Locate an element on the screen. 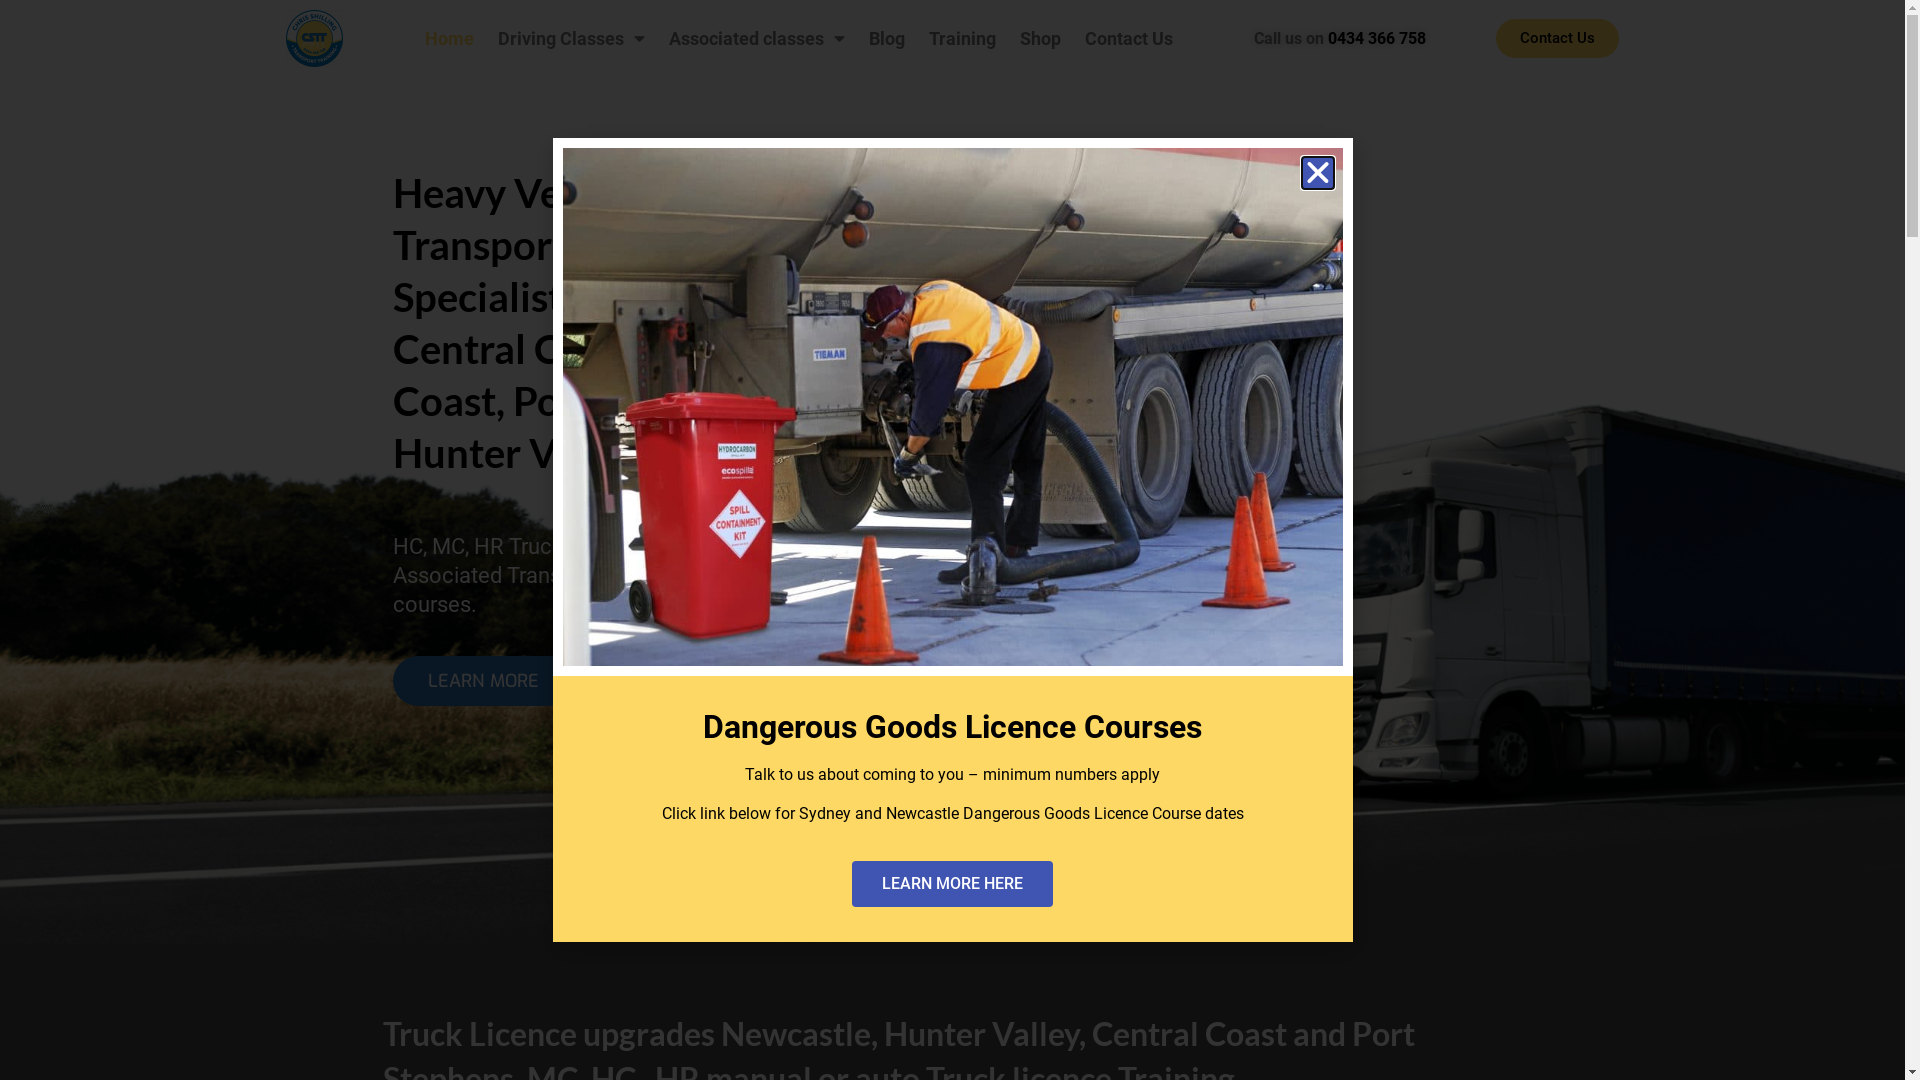  'LEARN MORE' is located at coordinates (483, 680).